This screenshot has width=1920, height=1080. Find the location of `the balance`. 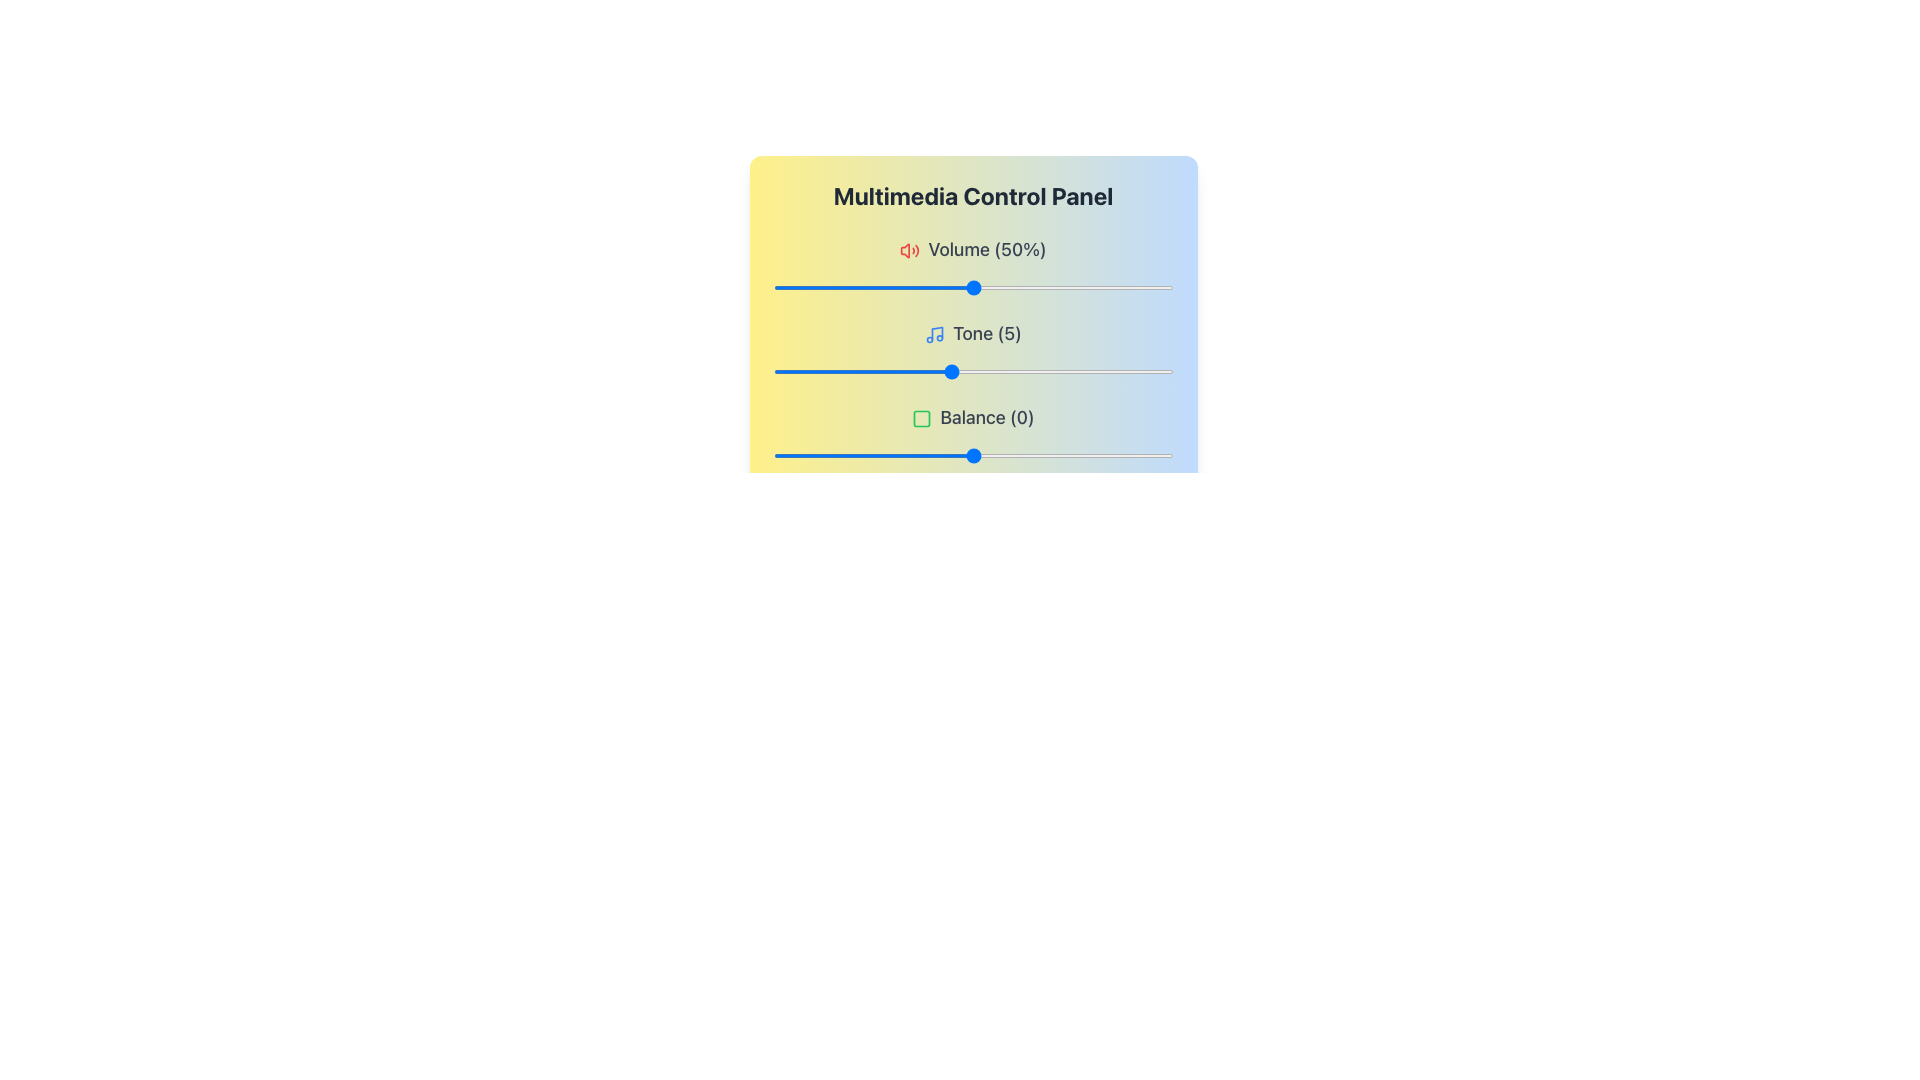

the balance is located at coordinates (973, 455).